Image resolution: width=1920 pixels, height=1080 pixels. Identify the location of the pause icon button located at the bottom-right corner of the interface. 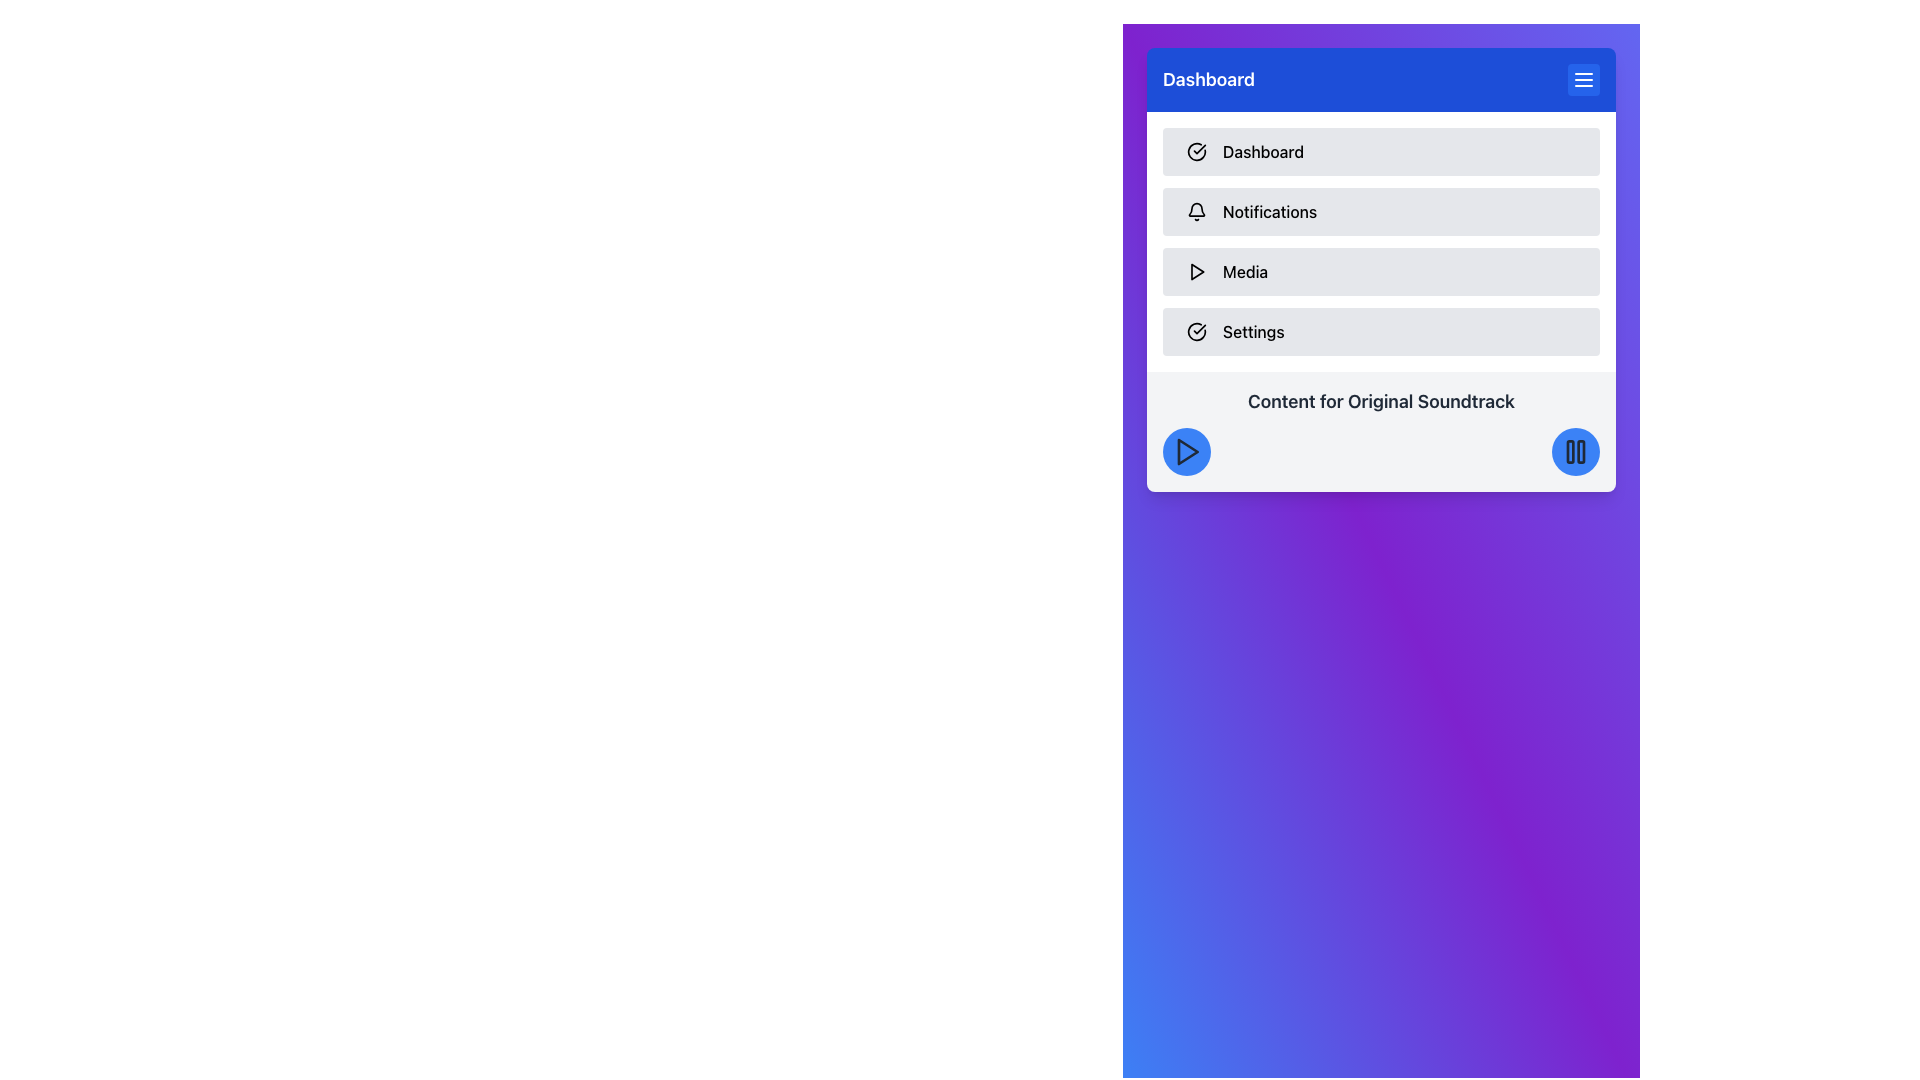
(1574, 451).